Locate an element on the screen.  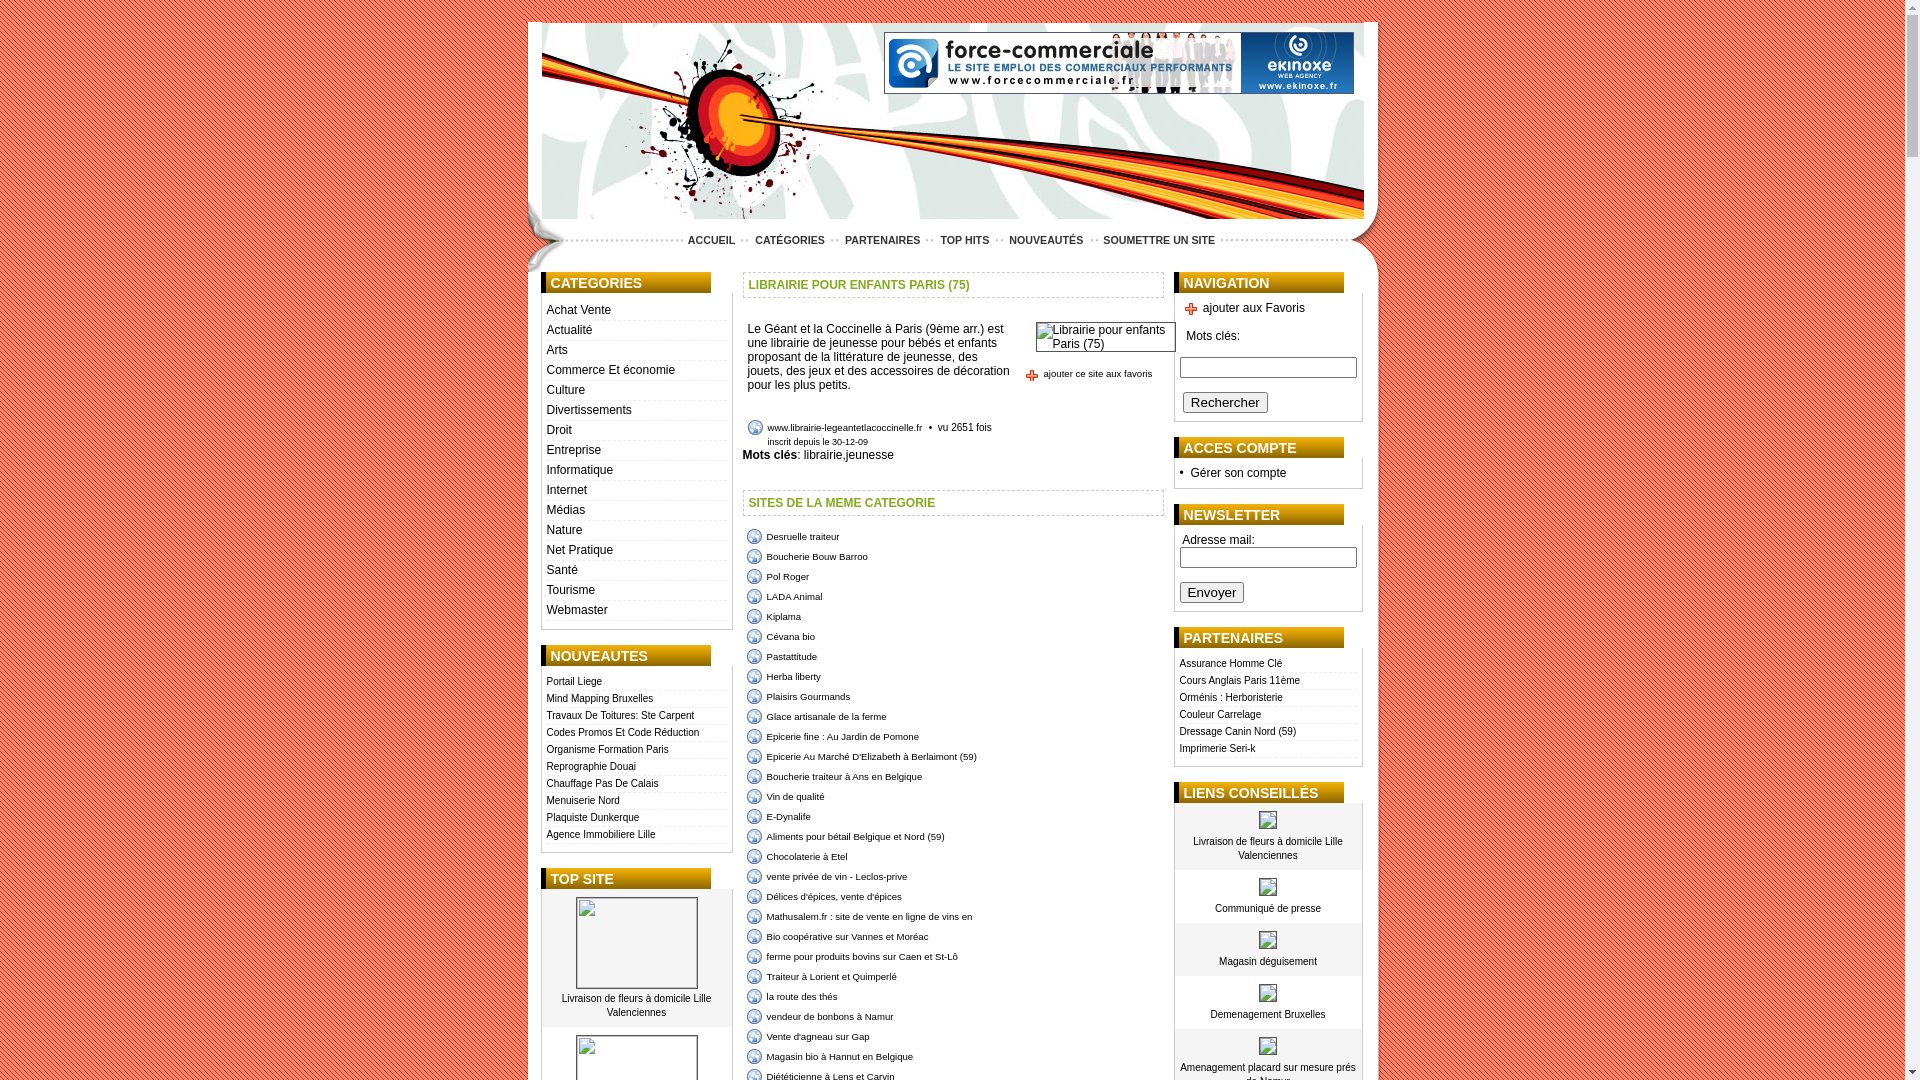
'Plaisirs Gourmands' is located at coordinates (796, 695).